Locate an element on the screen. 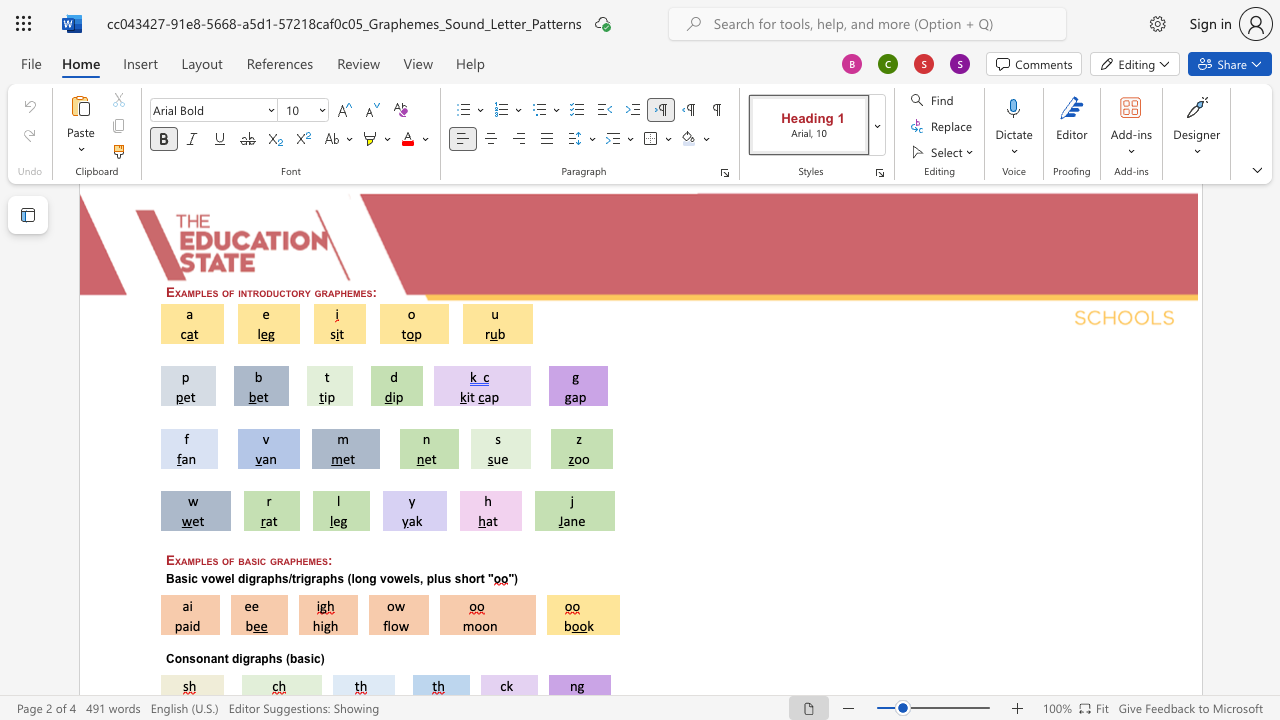 This screenshot has width=1280, height=720. the space between the continuous character "s" and "/" in the text is located at coordinates (286, 579).